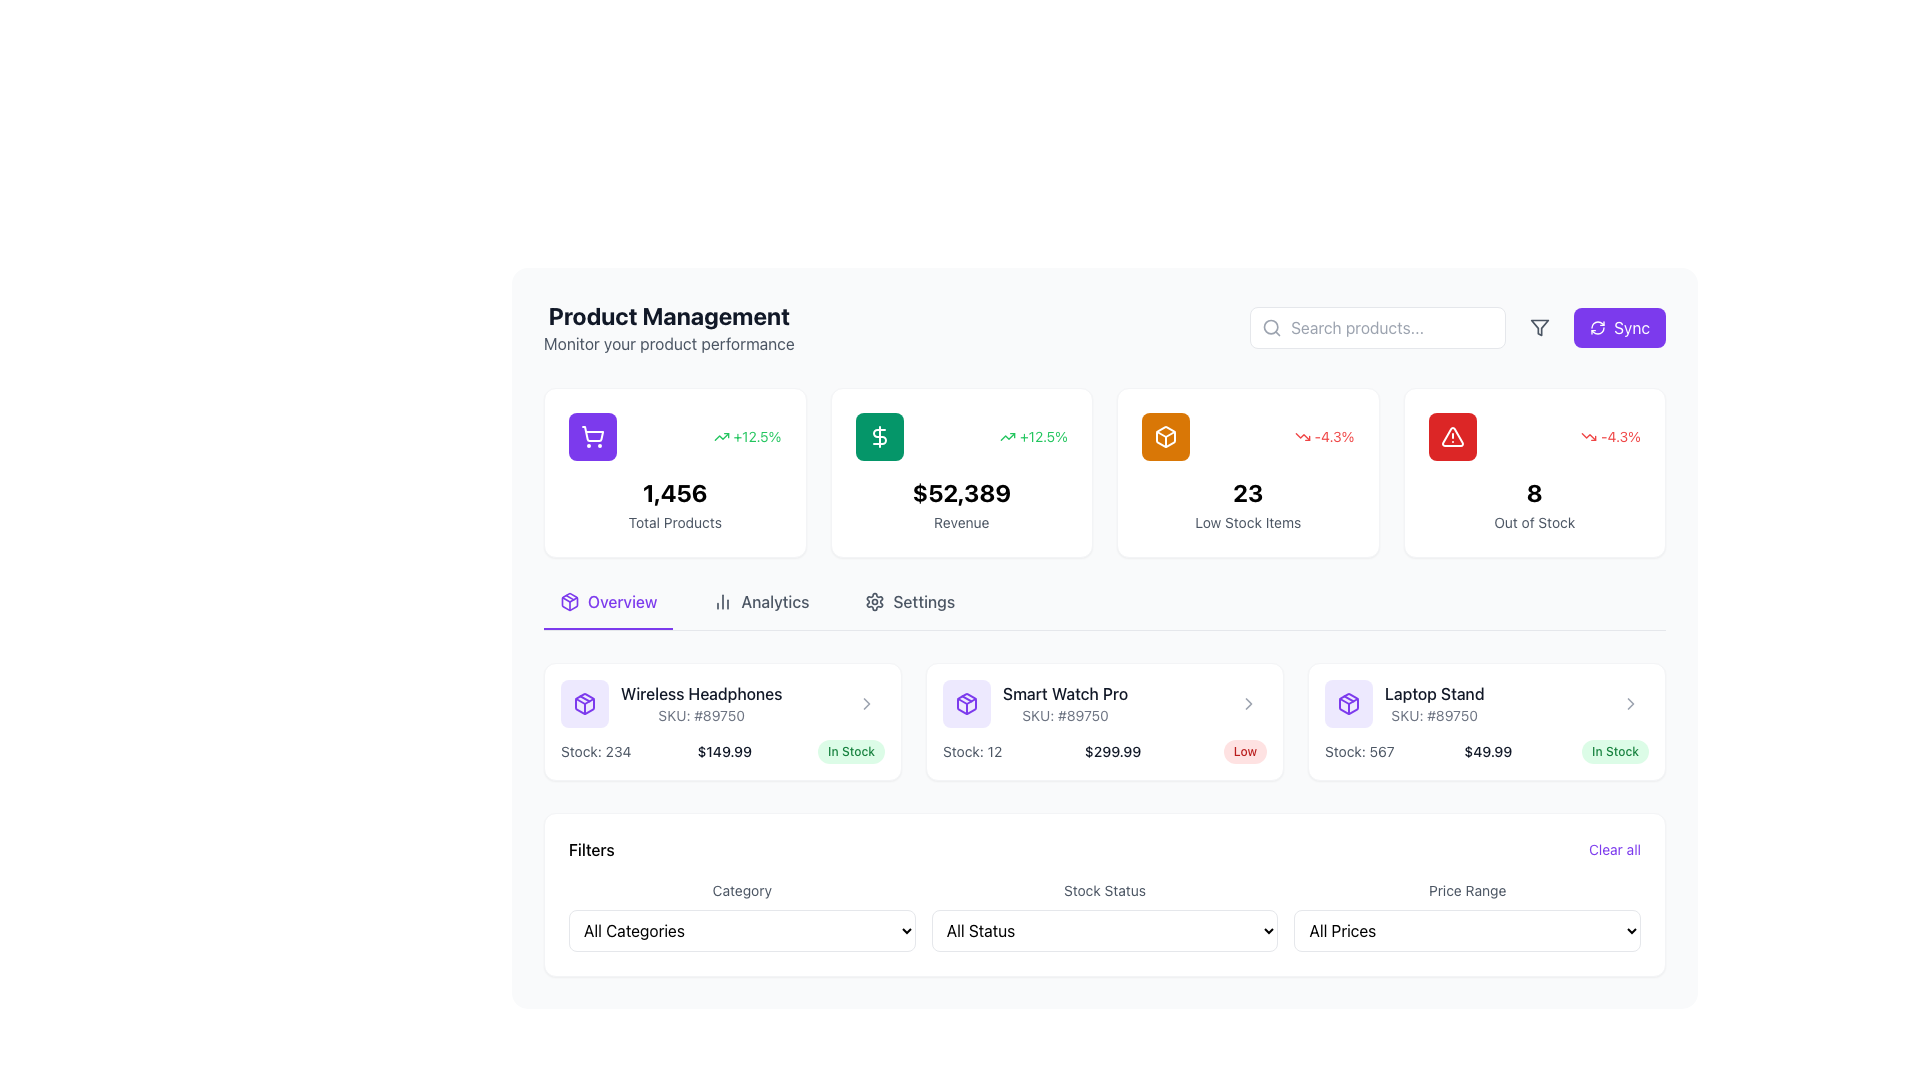 Image resolution: width=1920 pixels, height=1080 pixels. Describe the element at coordinates (1271, 326) in the screenshot. I see `the search icon located inside the search input bar, specifically positioned to the left side of the input field, enhancing user understanding of the field's purpose` at that location.